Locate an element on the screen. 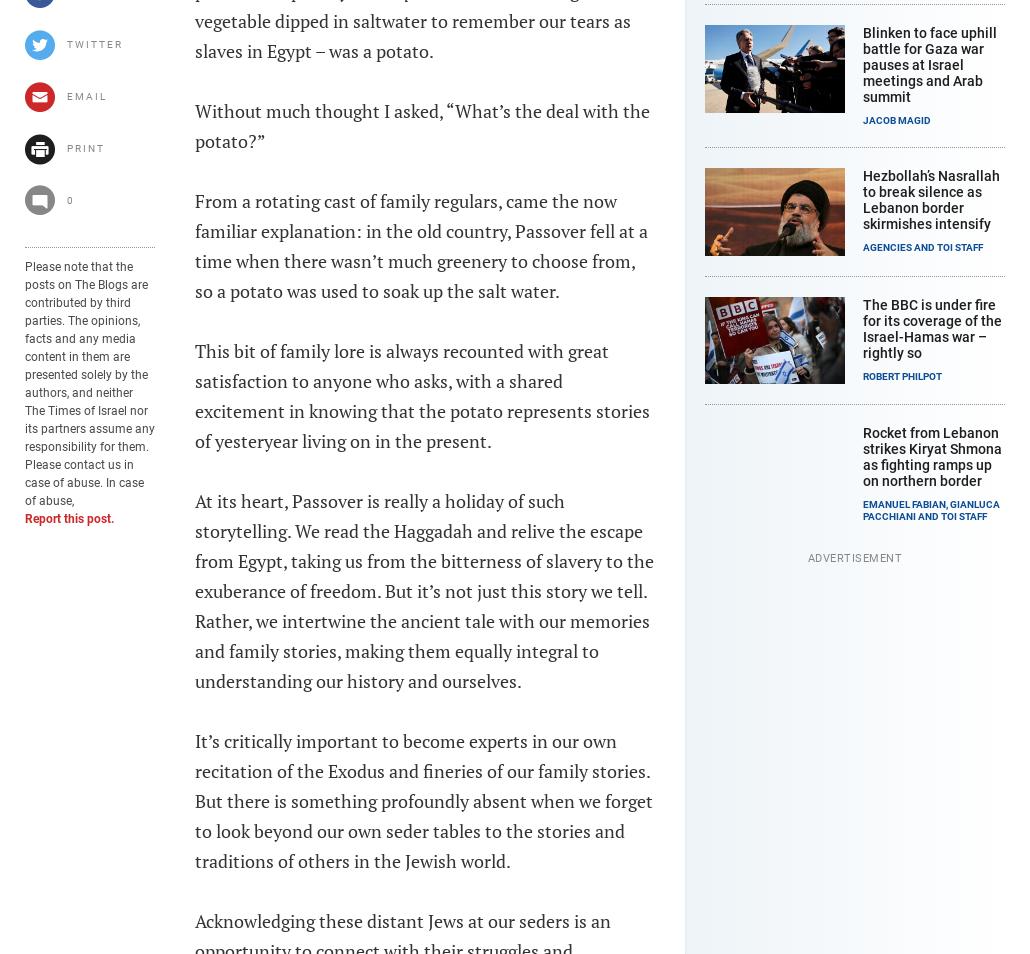  'Twitter' is located at coordinates (93, 43).